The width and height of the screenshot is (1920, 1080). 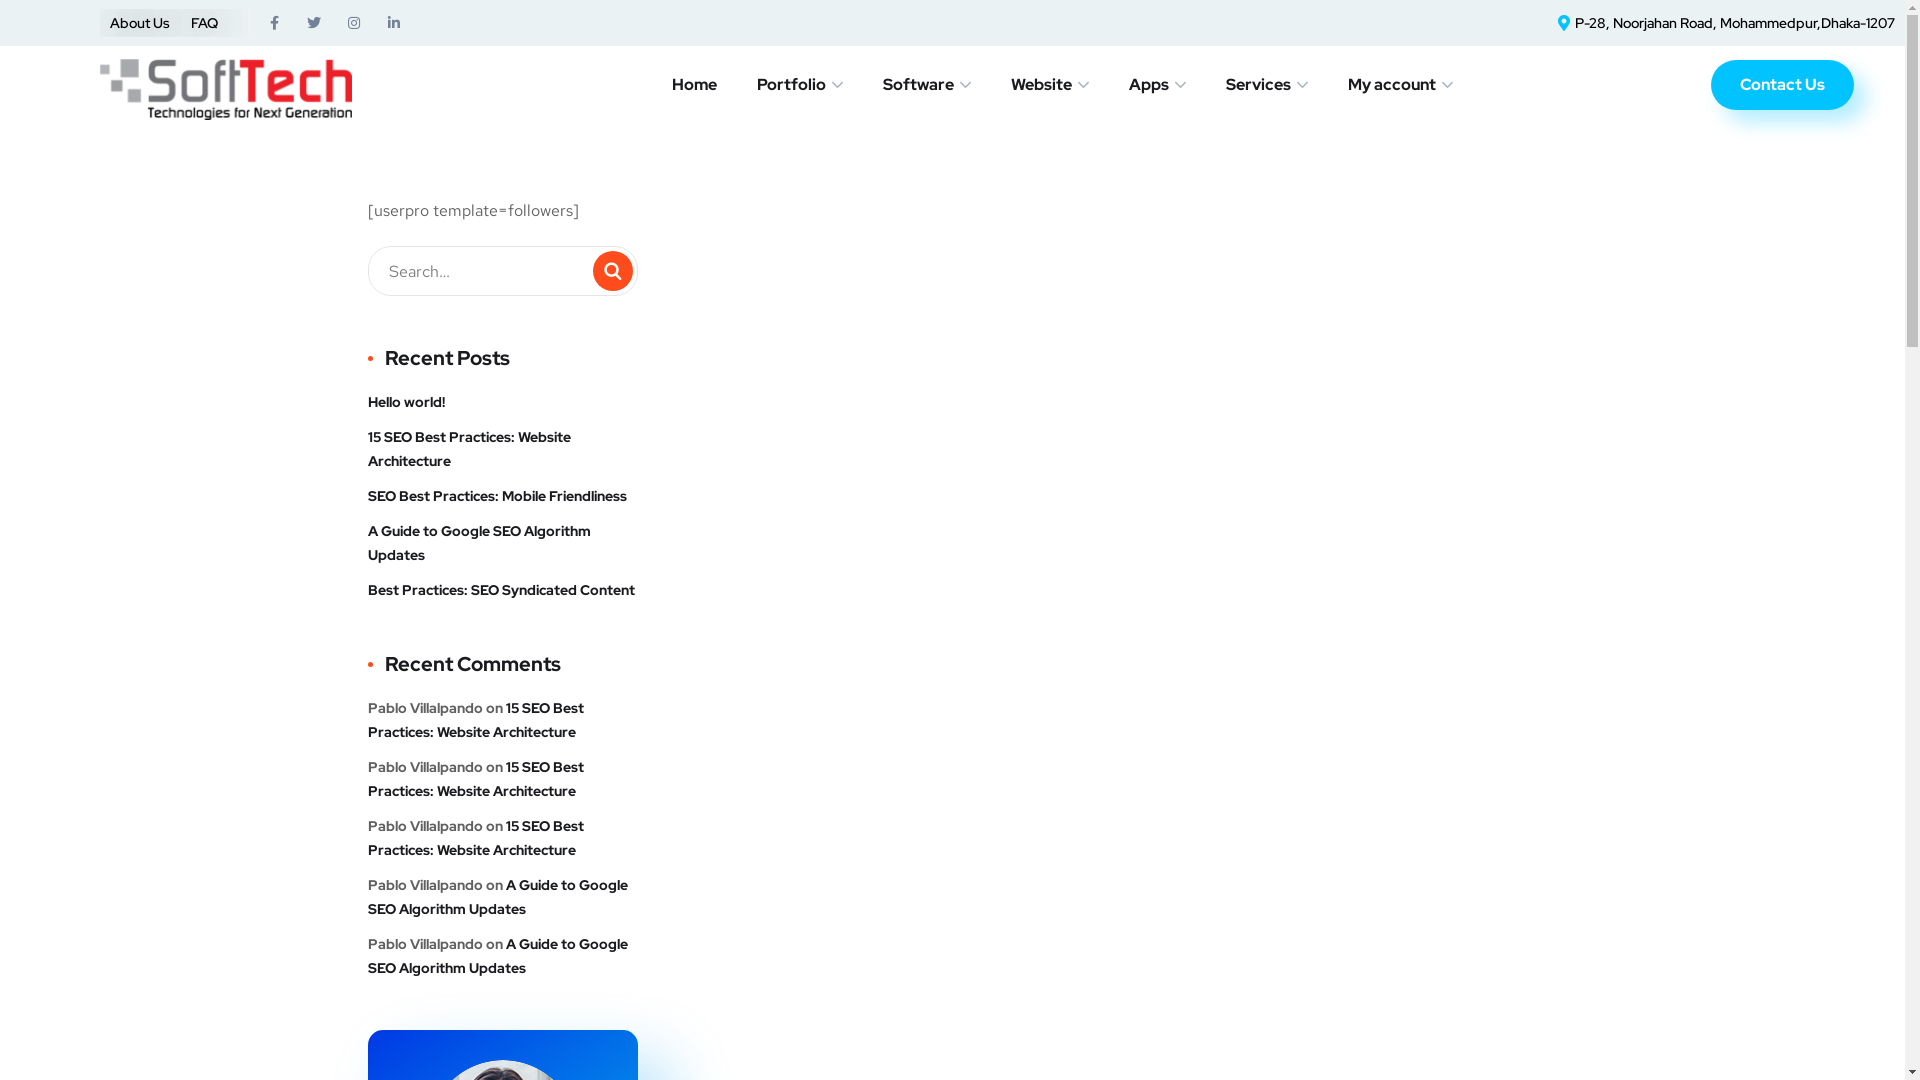 I want to click on 'My account', so click(x=1399, y=83).